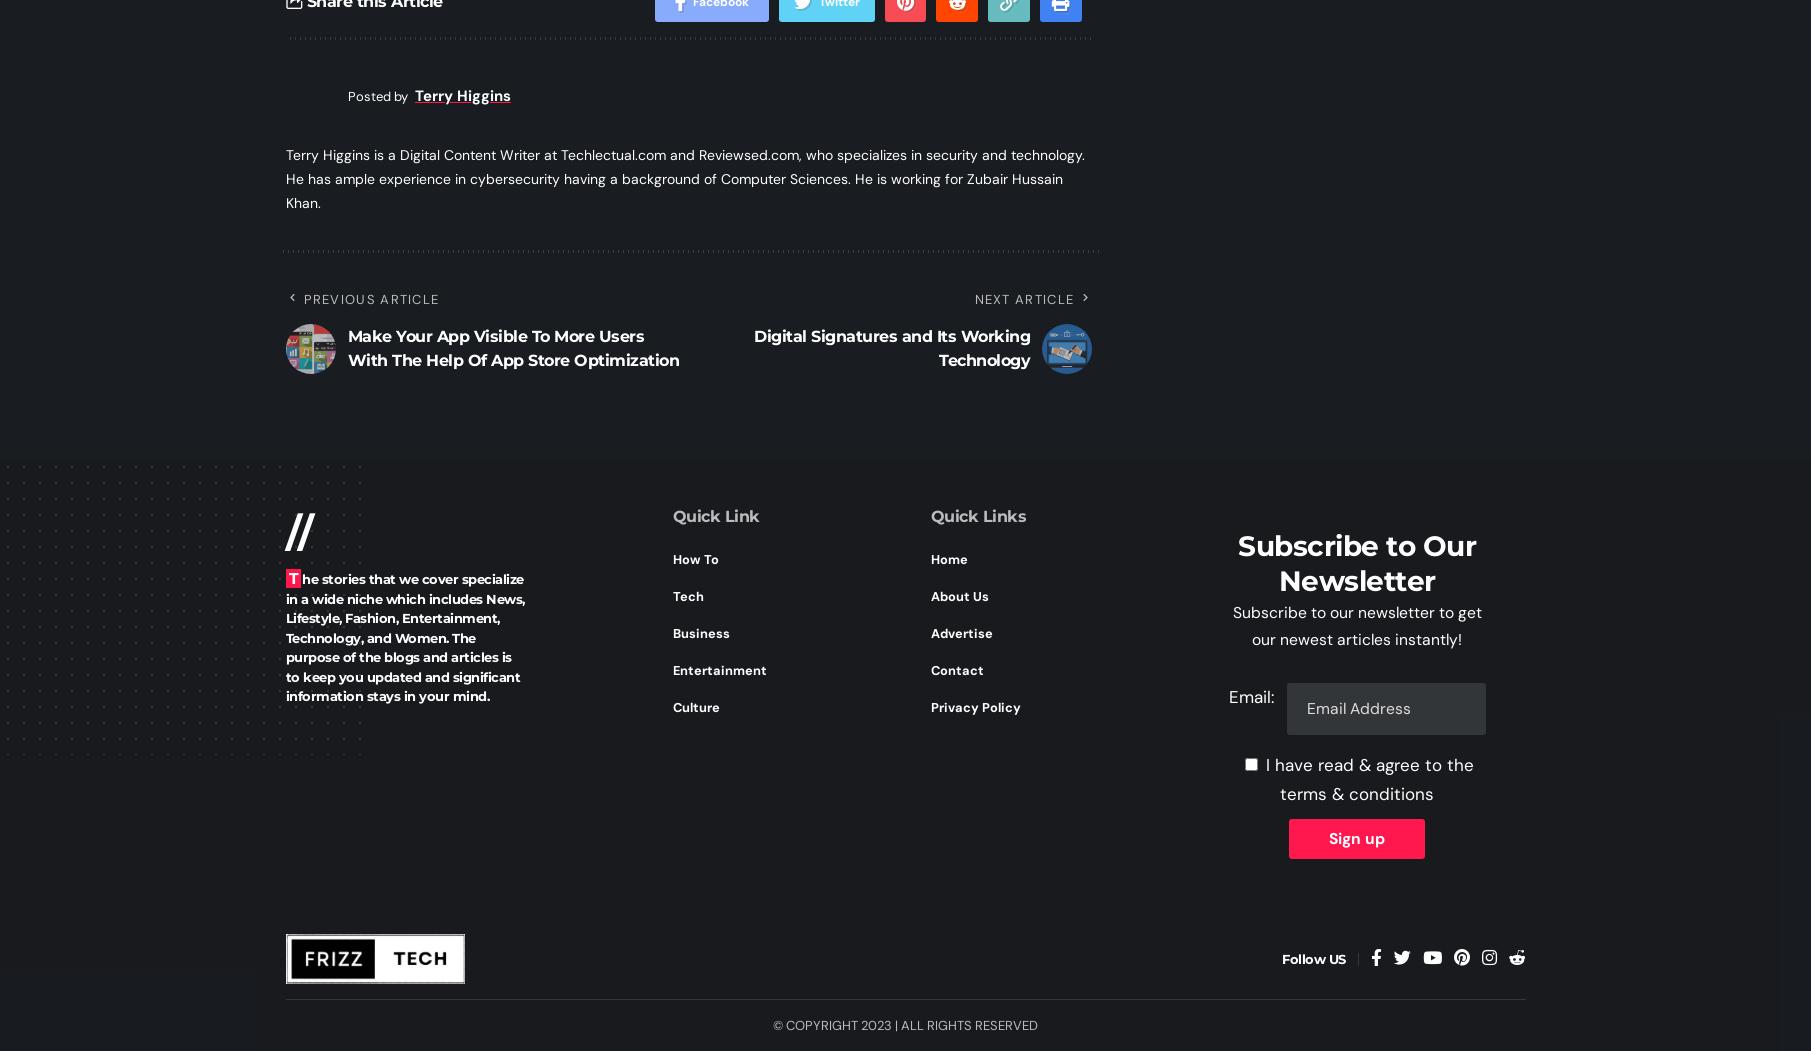 This screenshot has width=1811, height=1051. Describe the element at coordinates (928, 557) in the screenshot. I see `'Home'` at that location.